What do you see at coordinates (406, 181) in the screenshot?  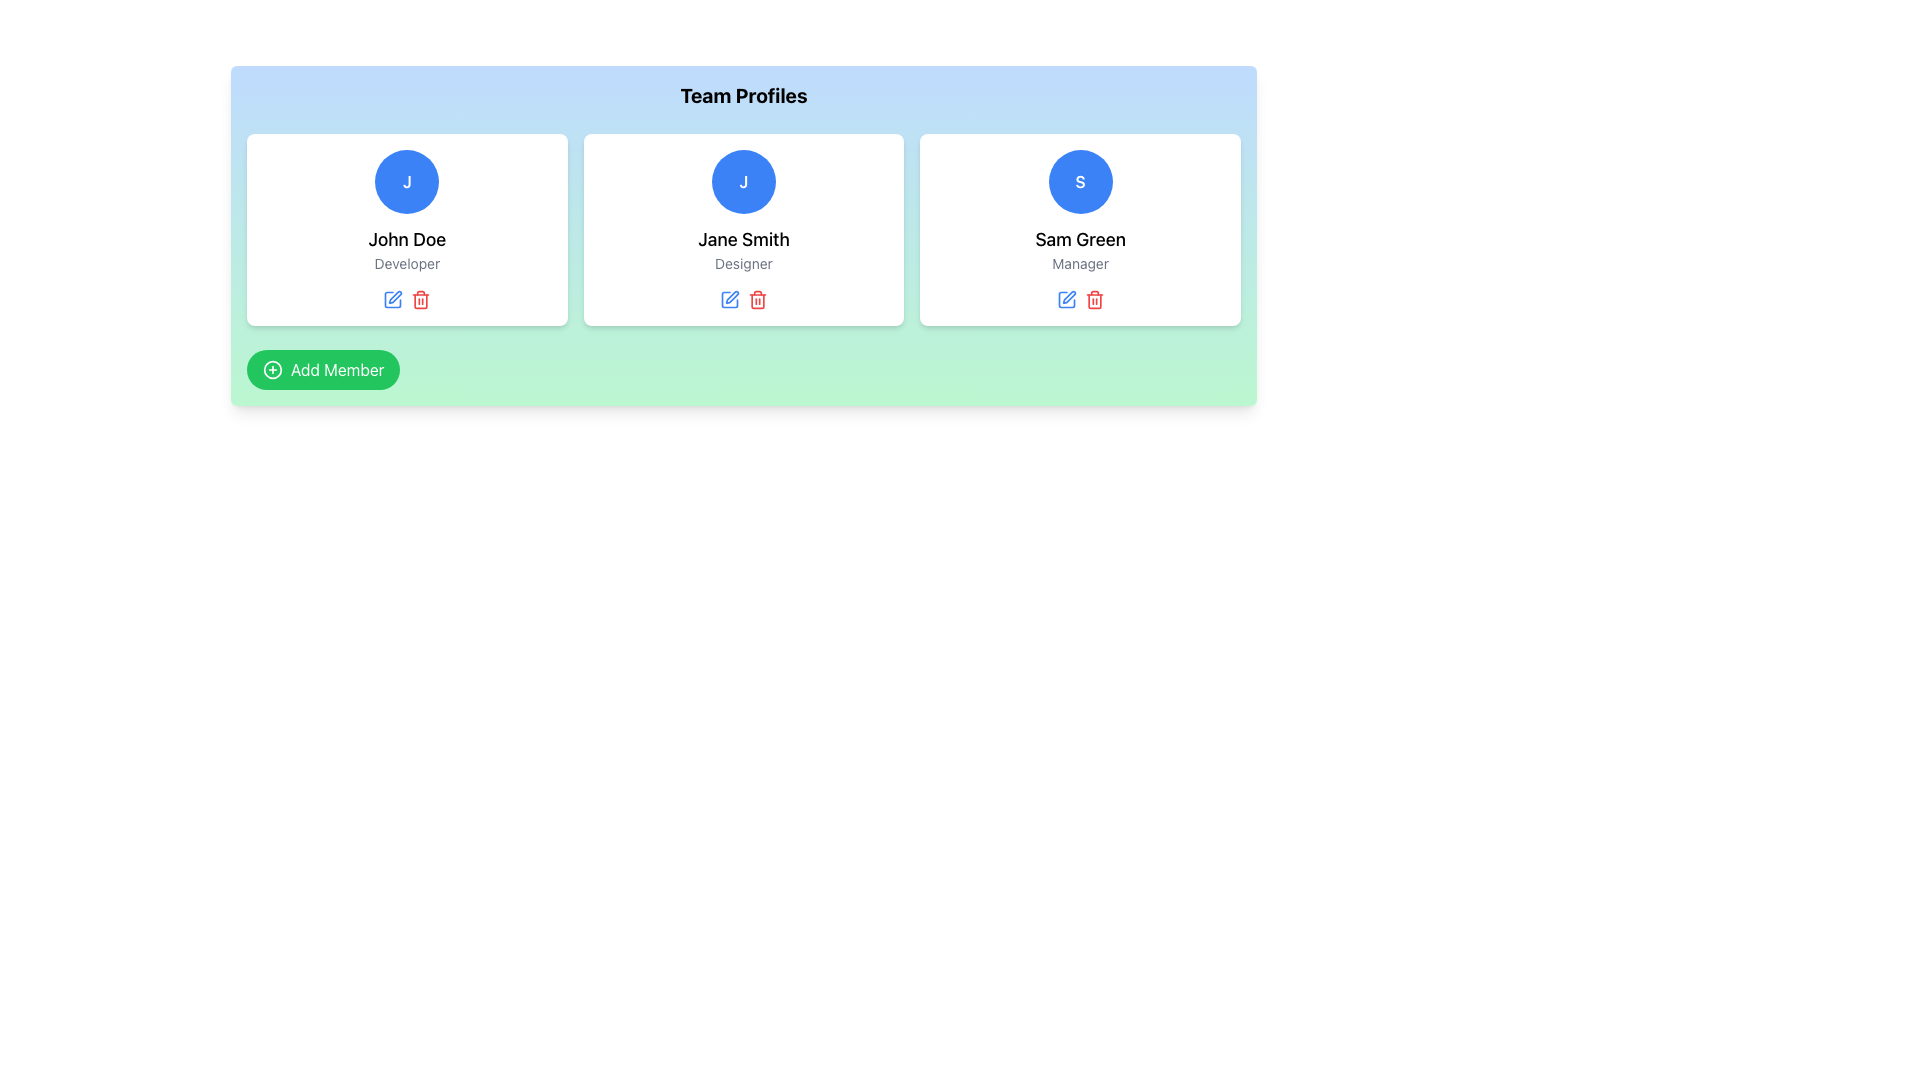 I see `the circular avatar with a blue background and white text, located at the top center of the 'John Doe - Developer' card in the 'Team Profiles' section` at bounding box center [406, 181].